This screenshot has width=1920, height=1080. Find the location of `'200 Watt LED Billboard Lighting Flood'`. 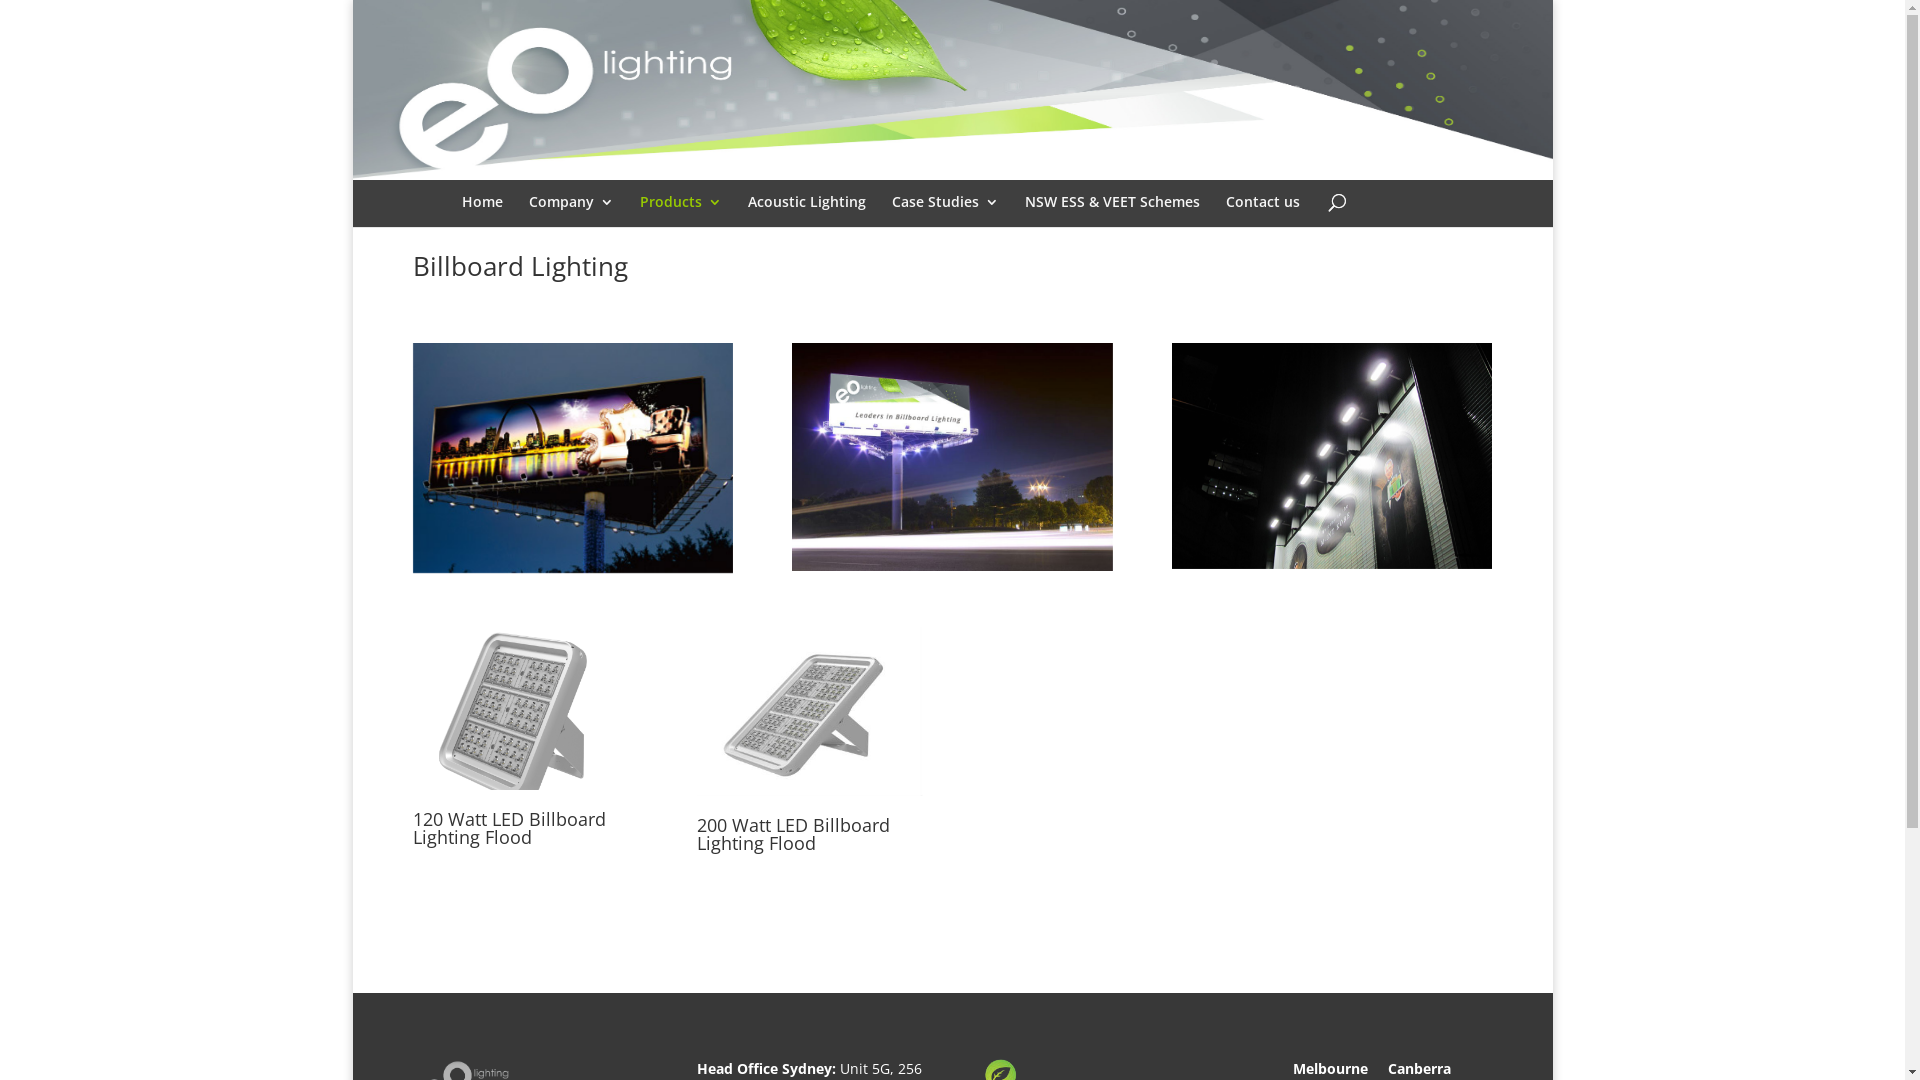

'200 Watt LED Billboard Lighting Flood' is located at coordinates (809, 710).